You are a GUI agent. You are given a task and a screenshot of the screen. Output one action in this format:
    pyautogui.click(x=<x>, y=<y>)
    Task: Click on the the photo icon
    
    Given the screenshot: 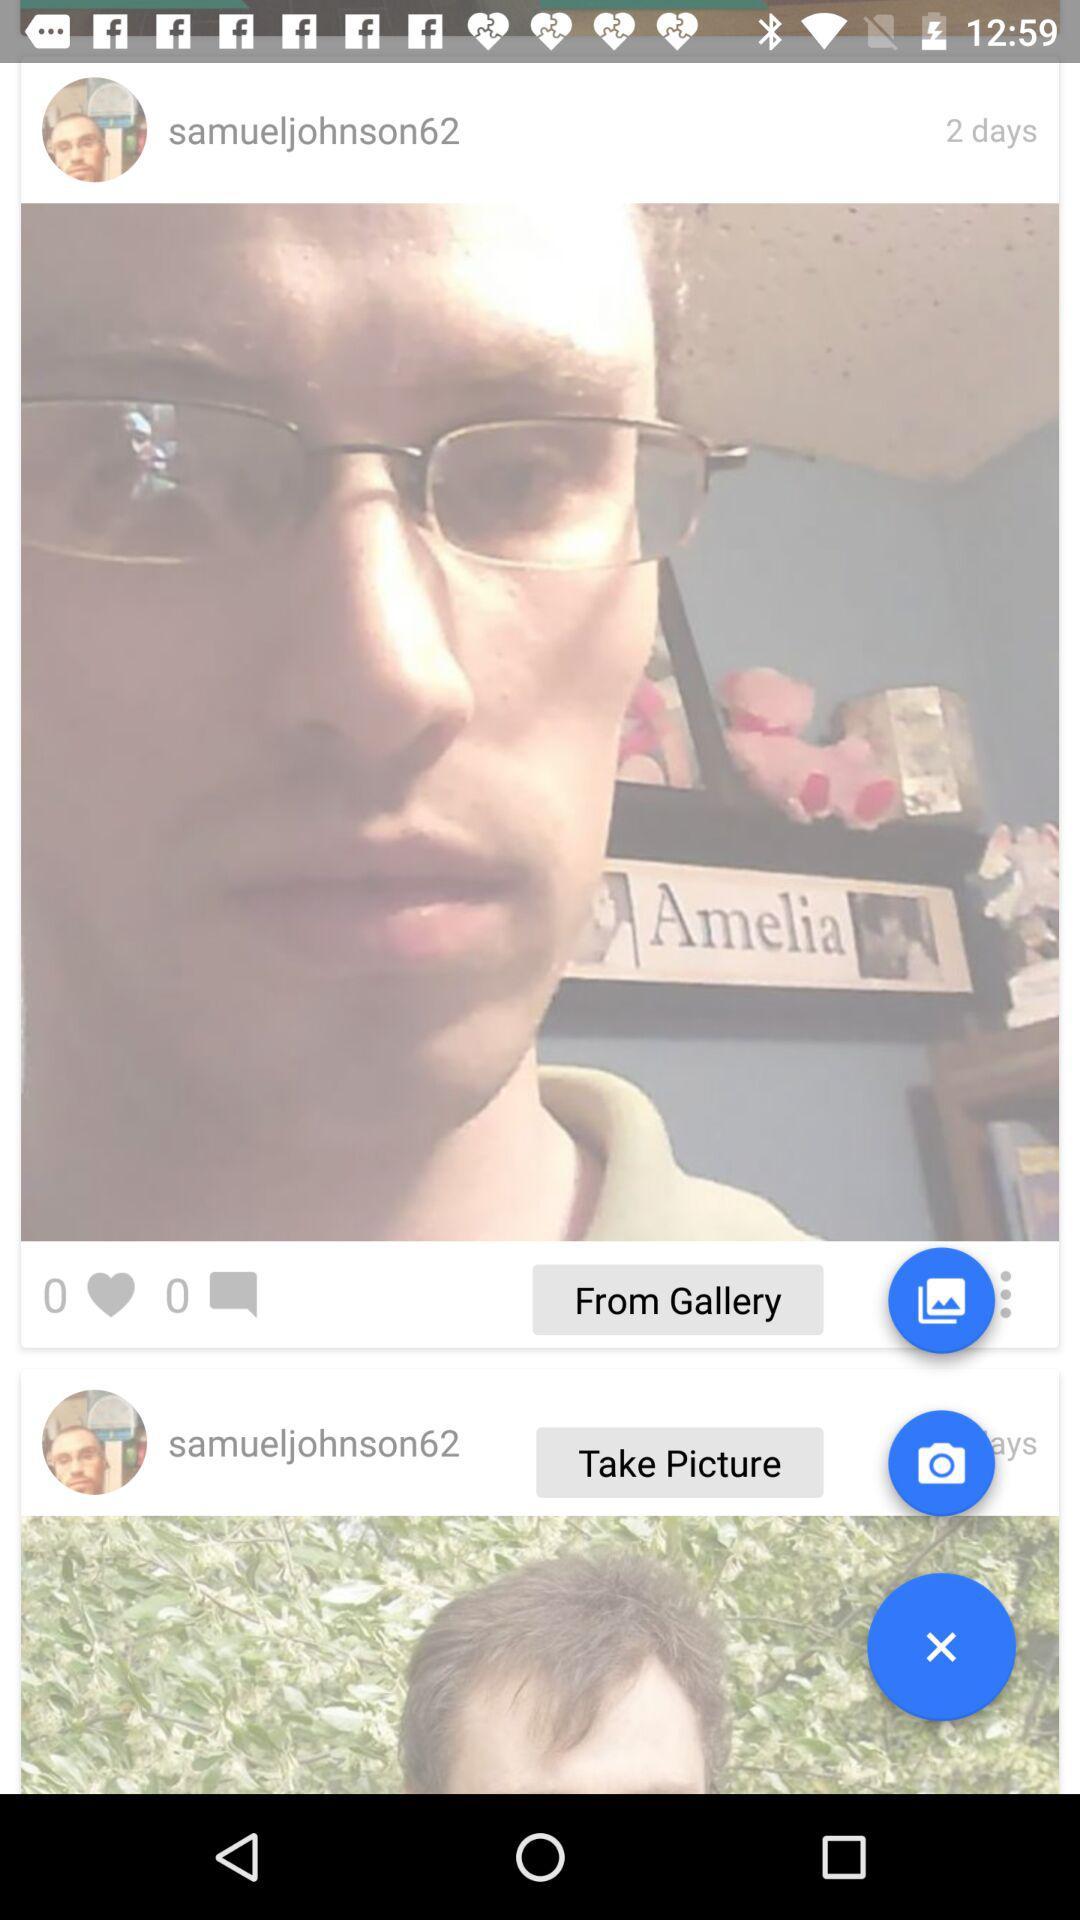 What is the action you would take?
    pyautogui.click(x=941, y=1471)
    